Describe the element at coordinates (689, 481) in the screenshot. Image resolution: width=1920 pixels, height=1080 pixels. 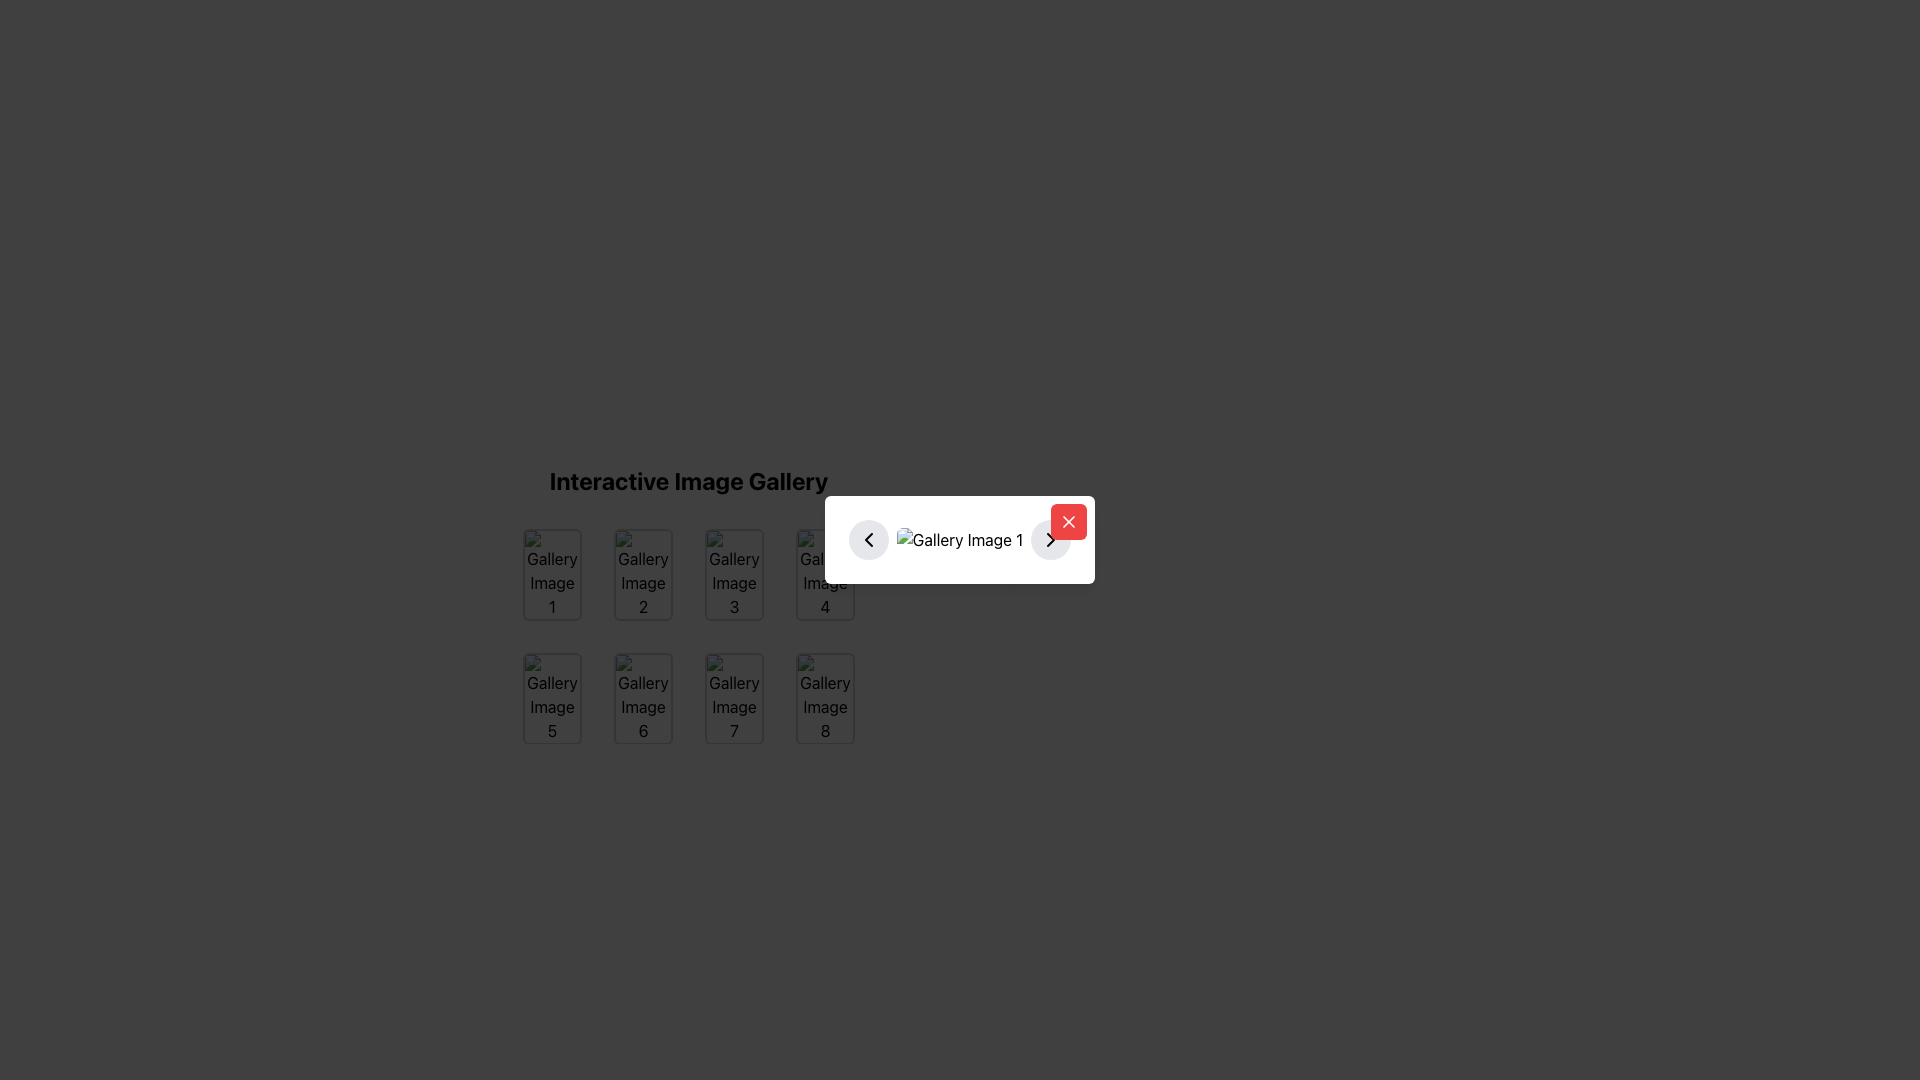
I see `the title element of the image gallery` at that location.